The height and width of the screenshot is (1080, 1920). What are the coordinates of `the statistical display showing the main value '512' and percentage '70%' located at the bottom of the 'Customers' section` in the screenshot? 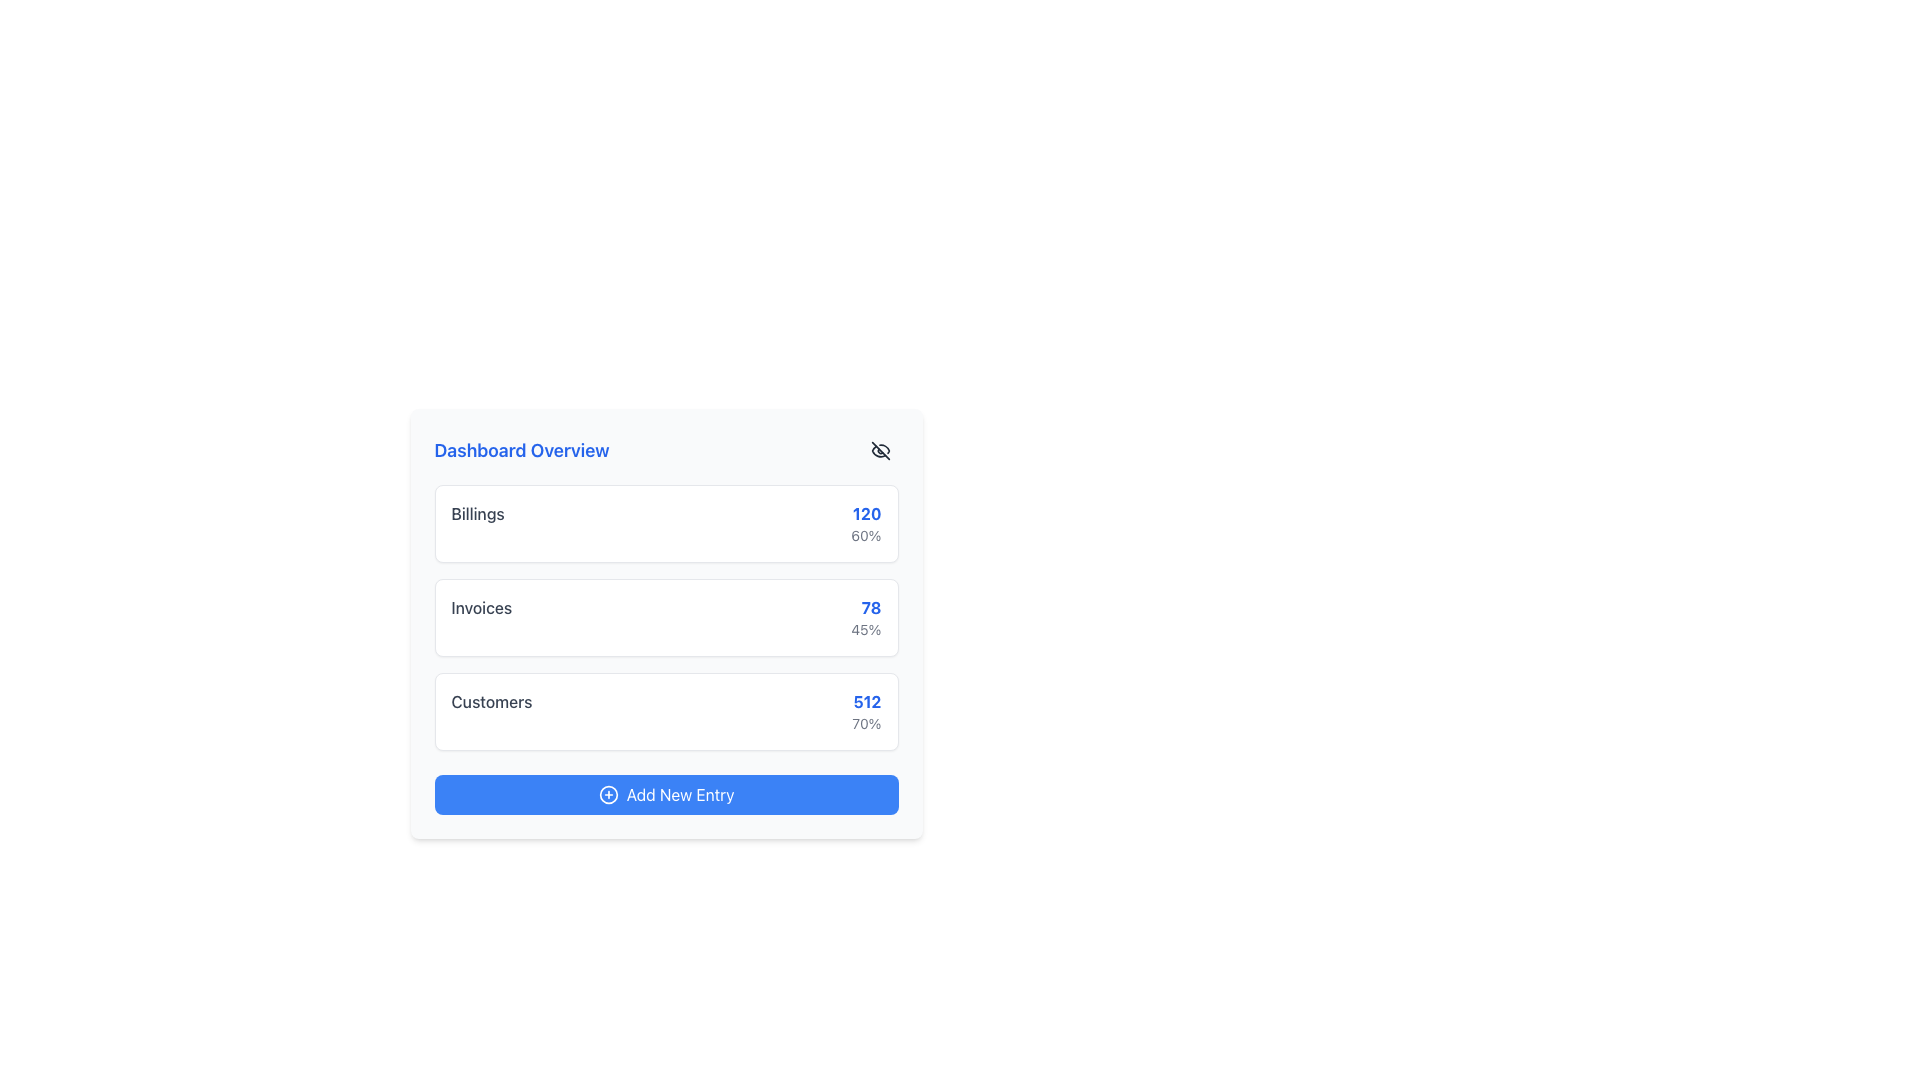 It's located at (866, 711).